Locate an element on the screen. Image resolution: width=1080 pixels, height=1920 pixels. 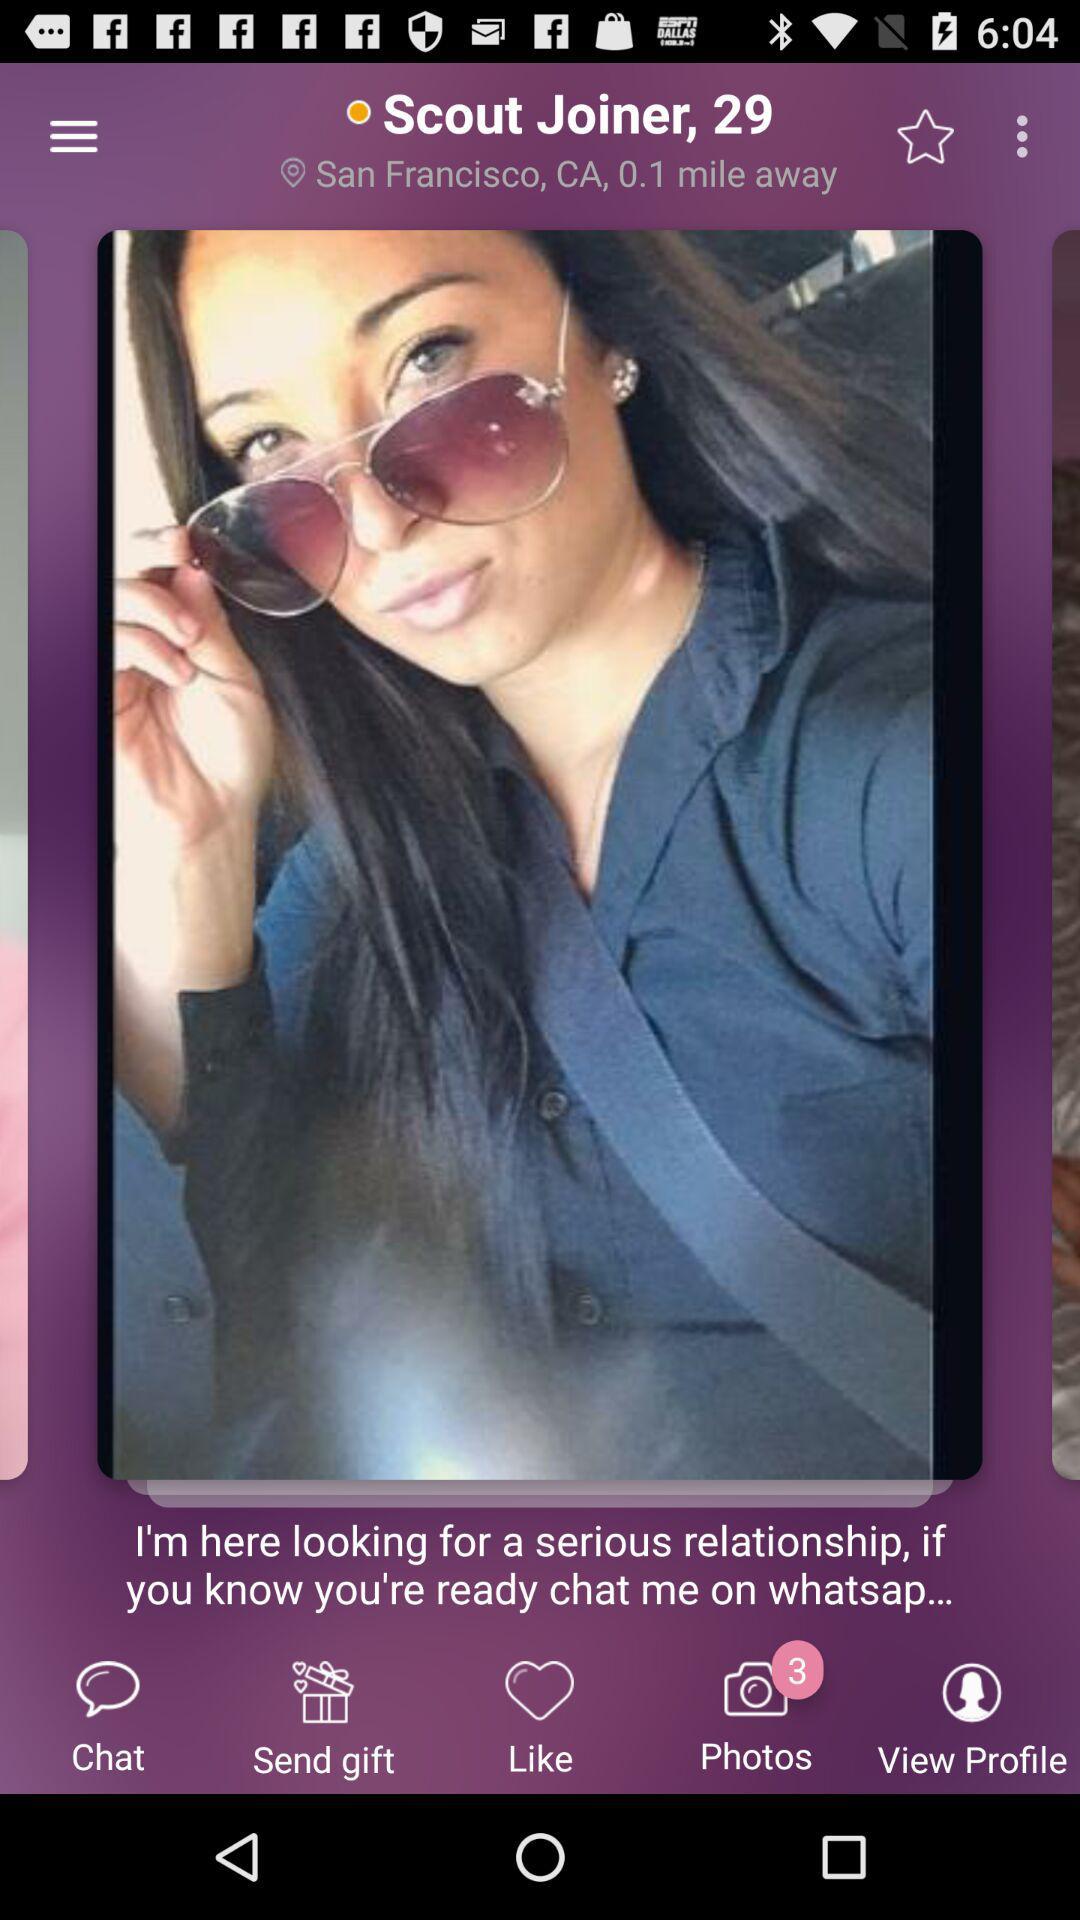
three vertical dots on the top right of the web page is located at coordinates (1027, 136).